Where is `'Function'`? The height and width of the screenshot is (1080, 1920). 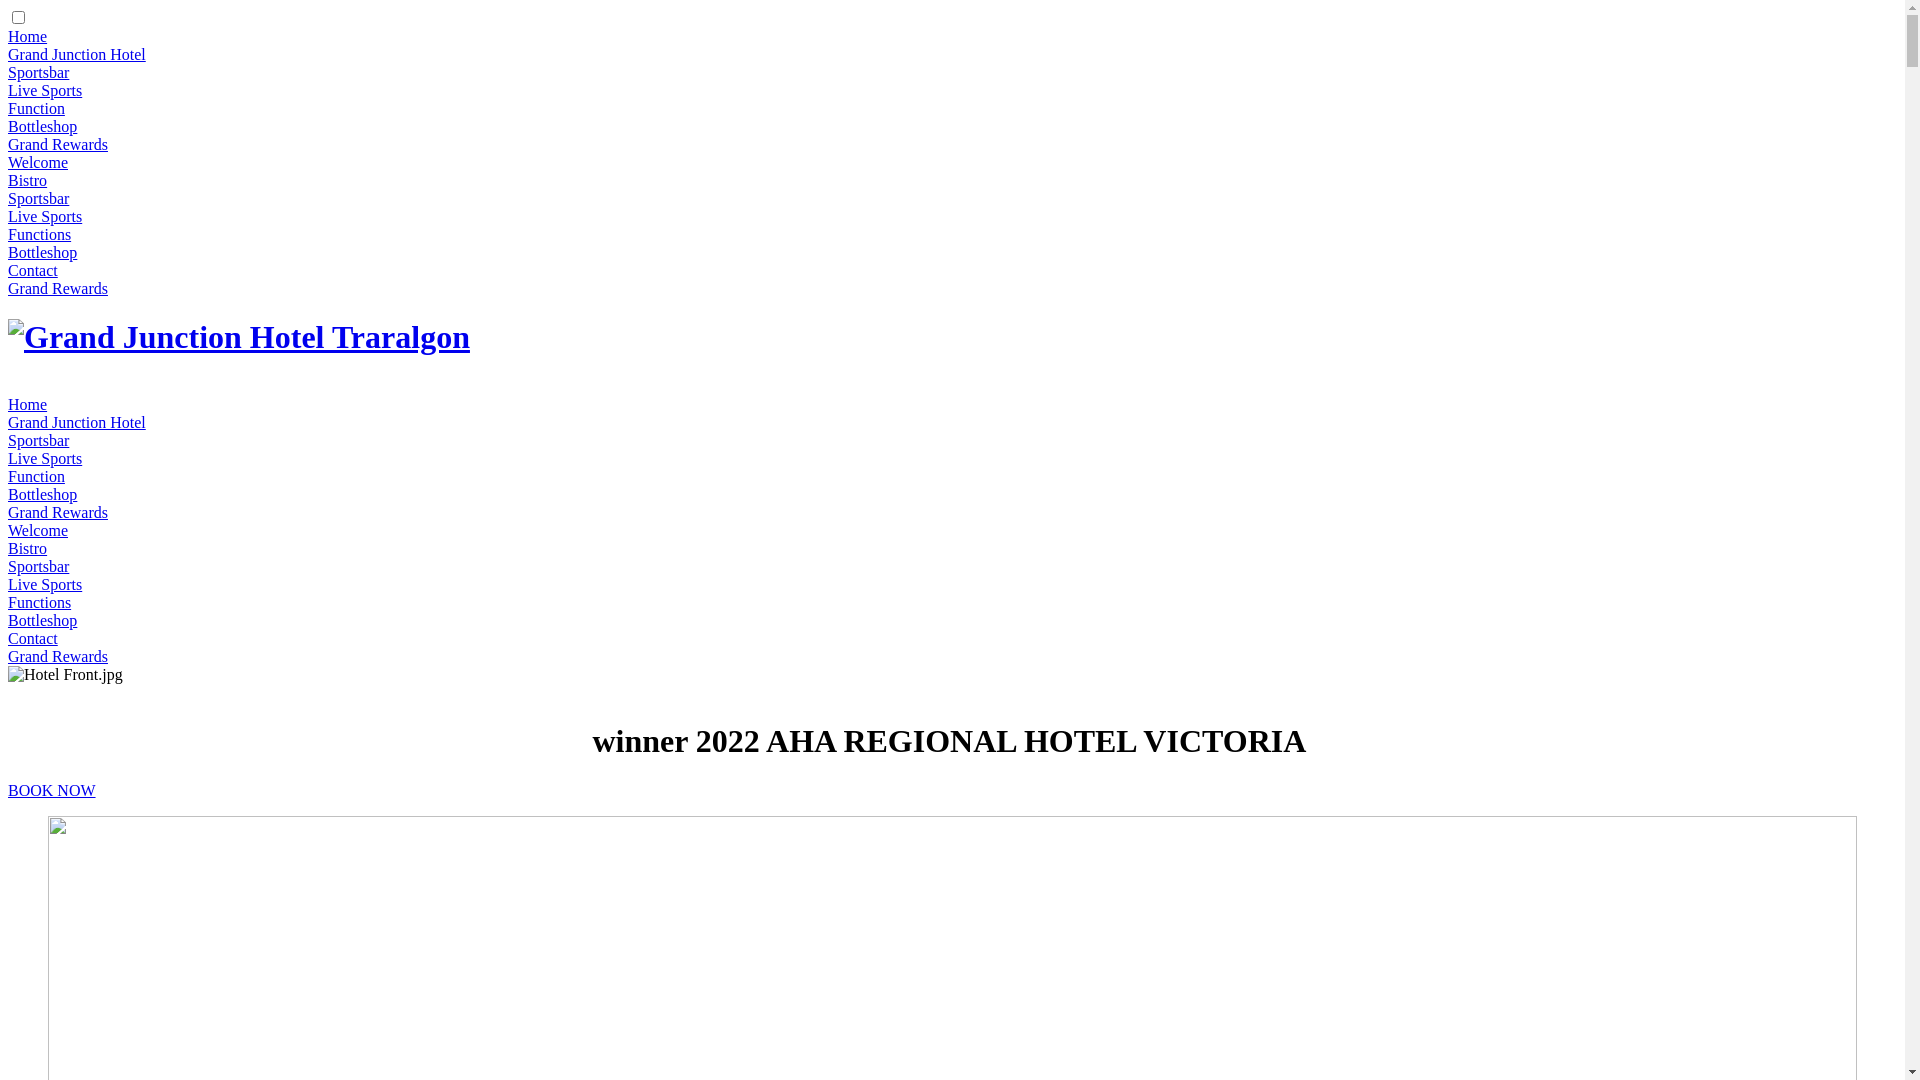
'Function' is located at coordinates (36, 476).